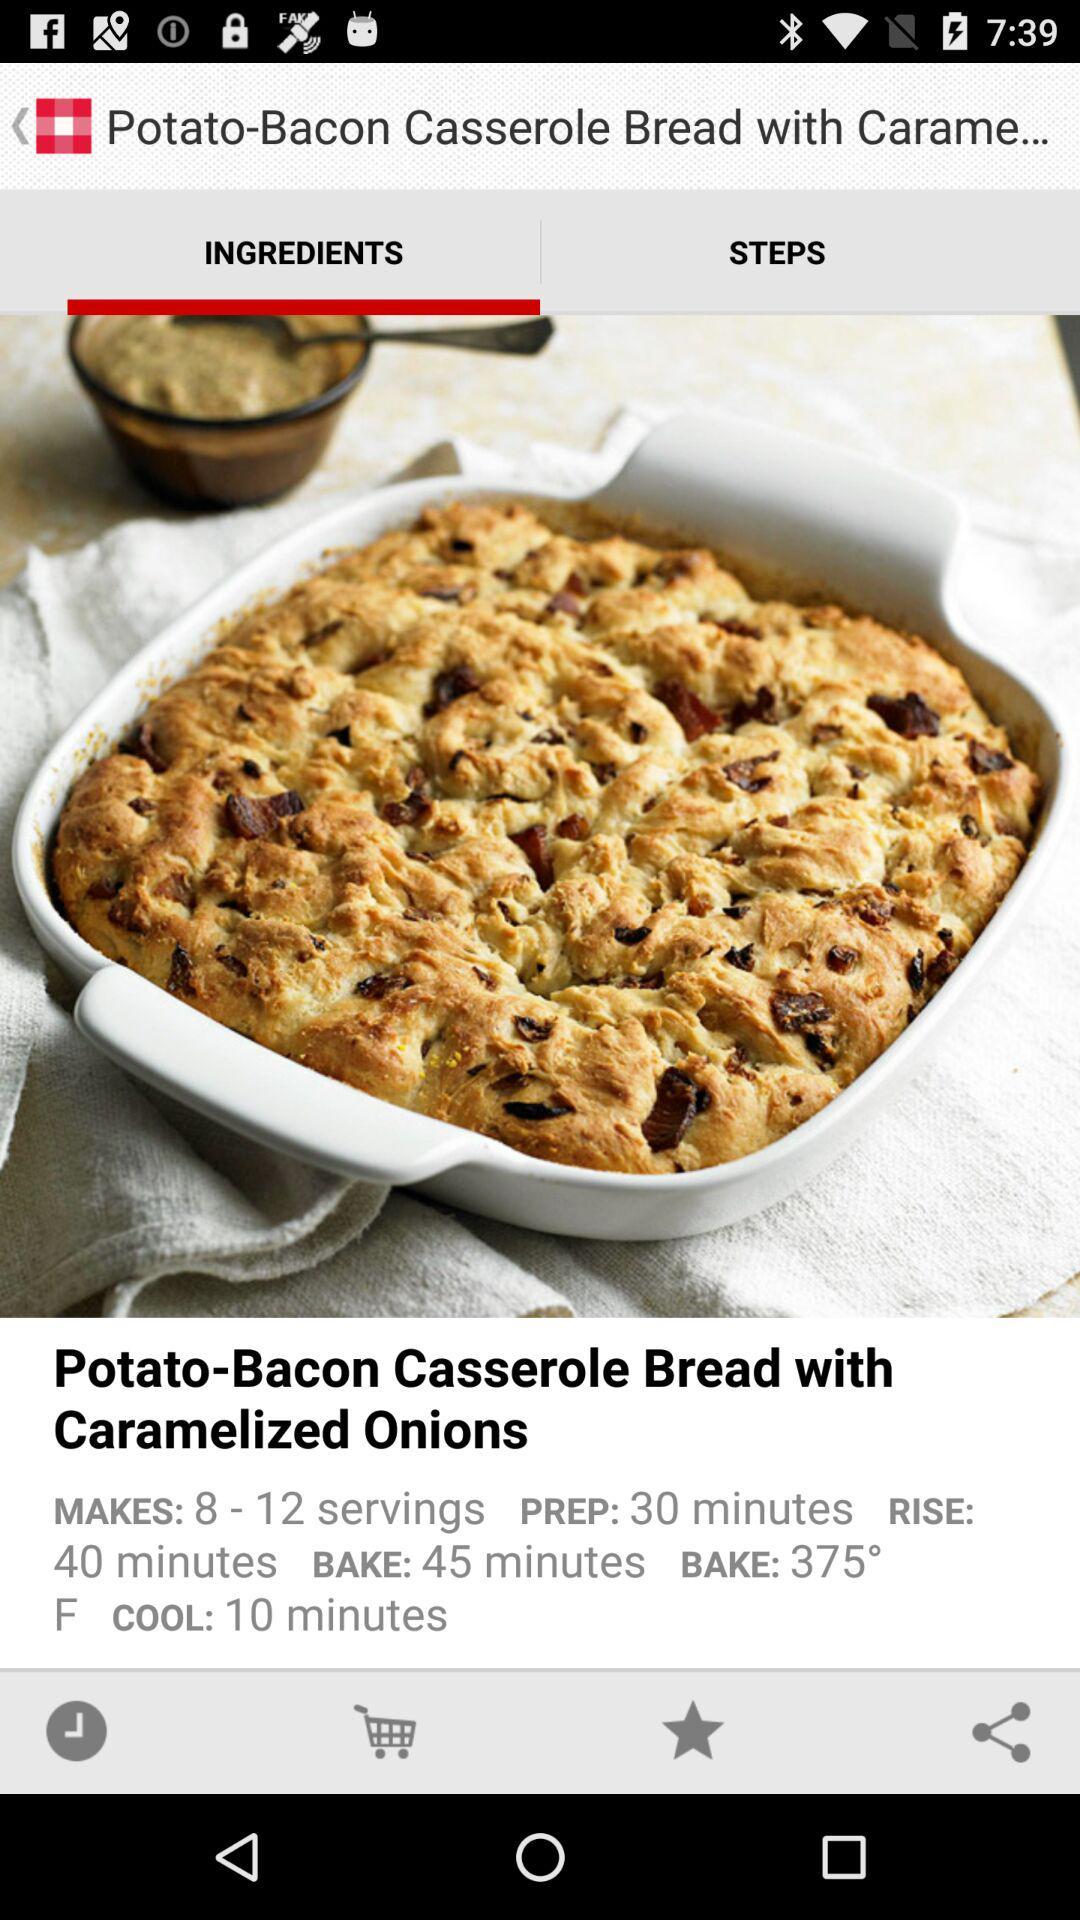 The width and height of the screenshot is (1080, 1920). Describe the element at coordinates (385, 1730) in the screenshot. I see `the app below the makes 8 12 item` at that location.